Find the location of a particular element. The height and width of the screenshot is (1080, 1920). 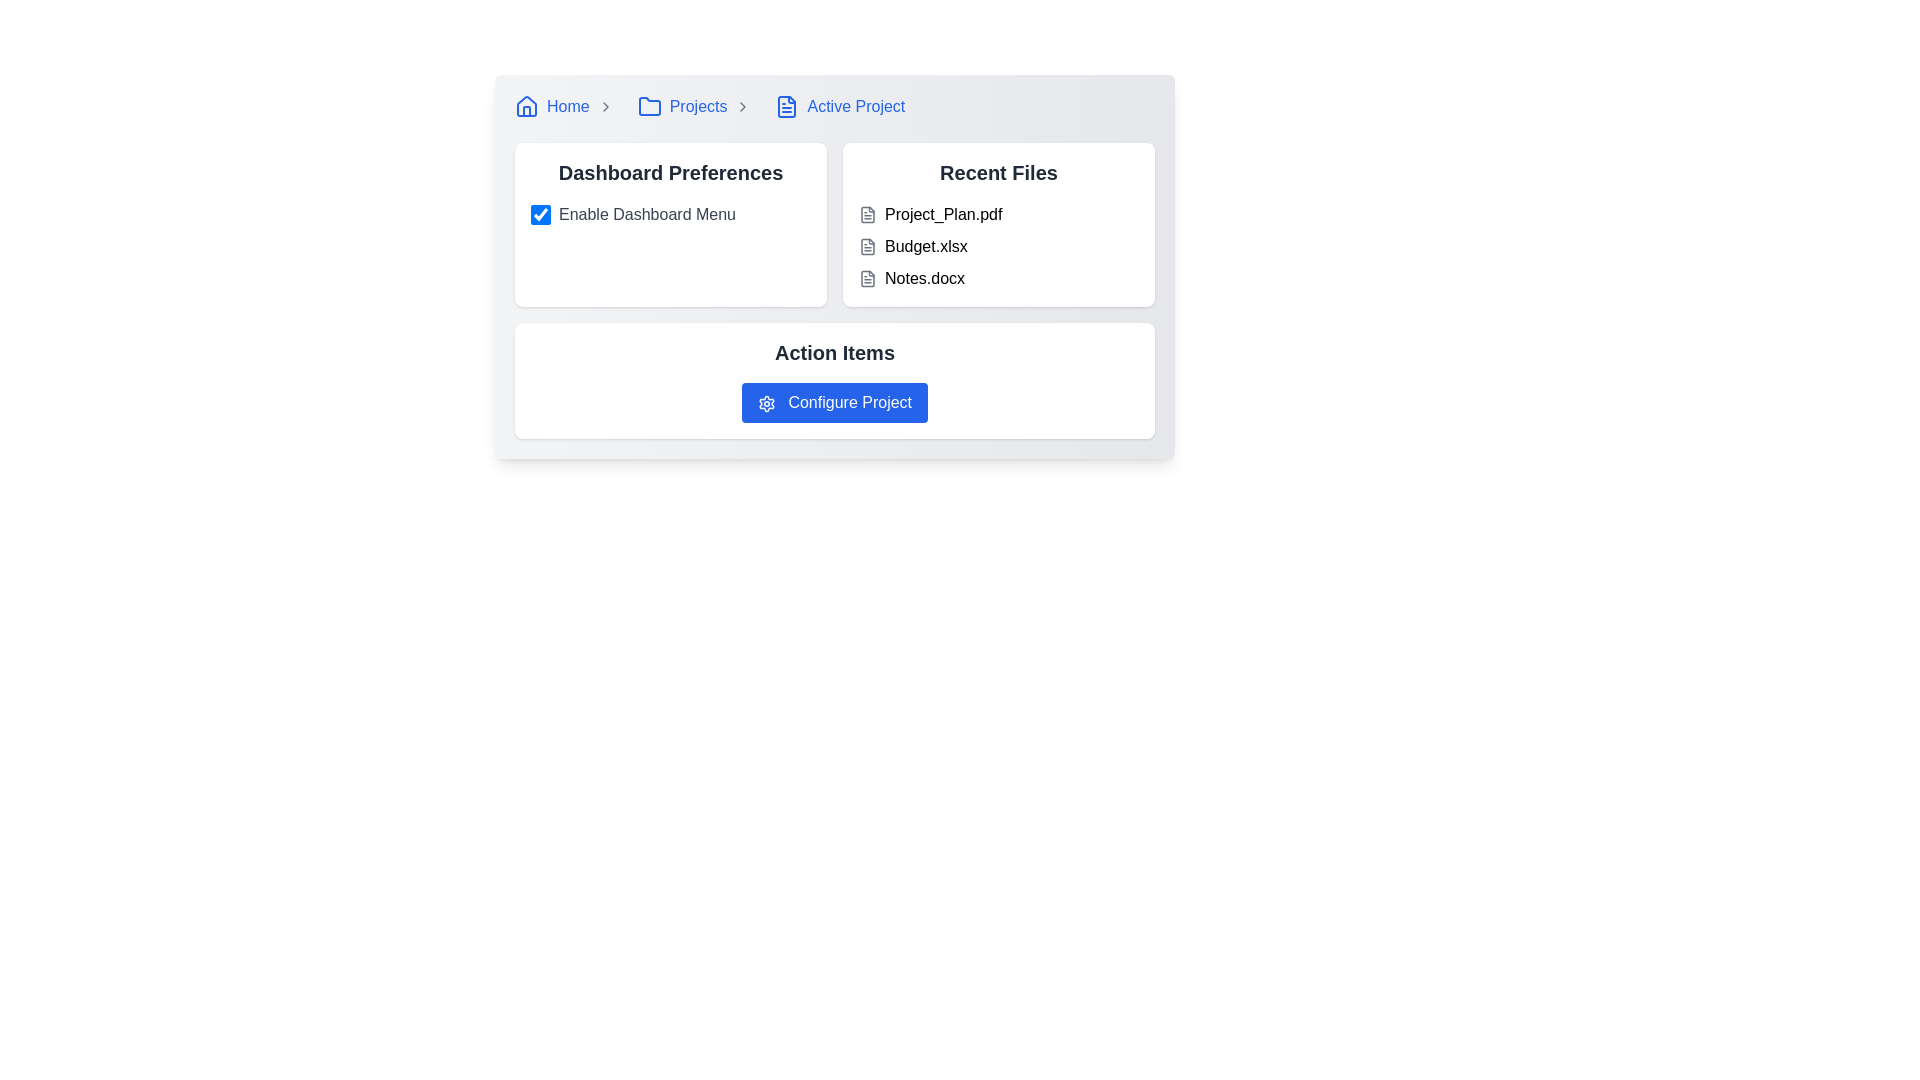

the third list item is located at coordinates (998, 278).